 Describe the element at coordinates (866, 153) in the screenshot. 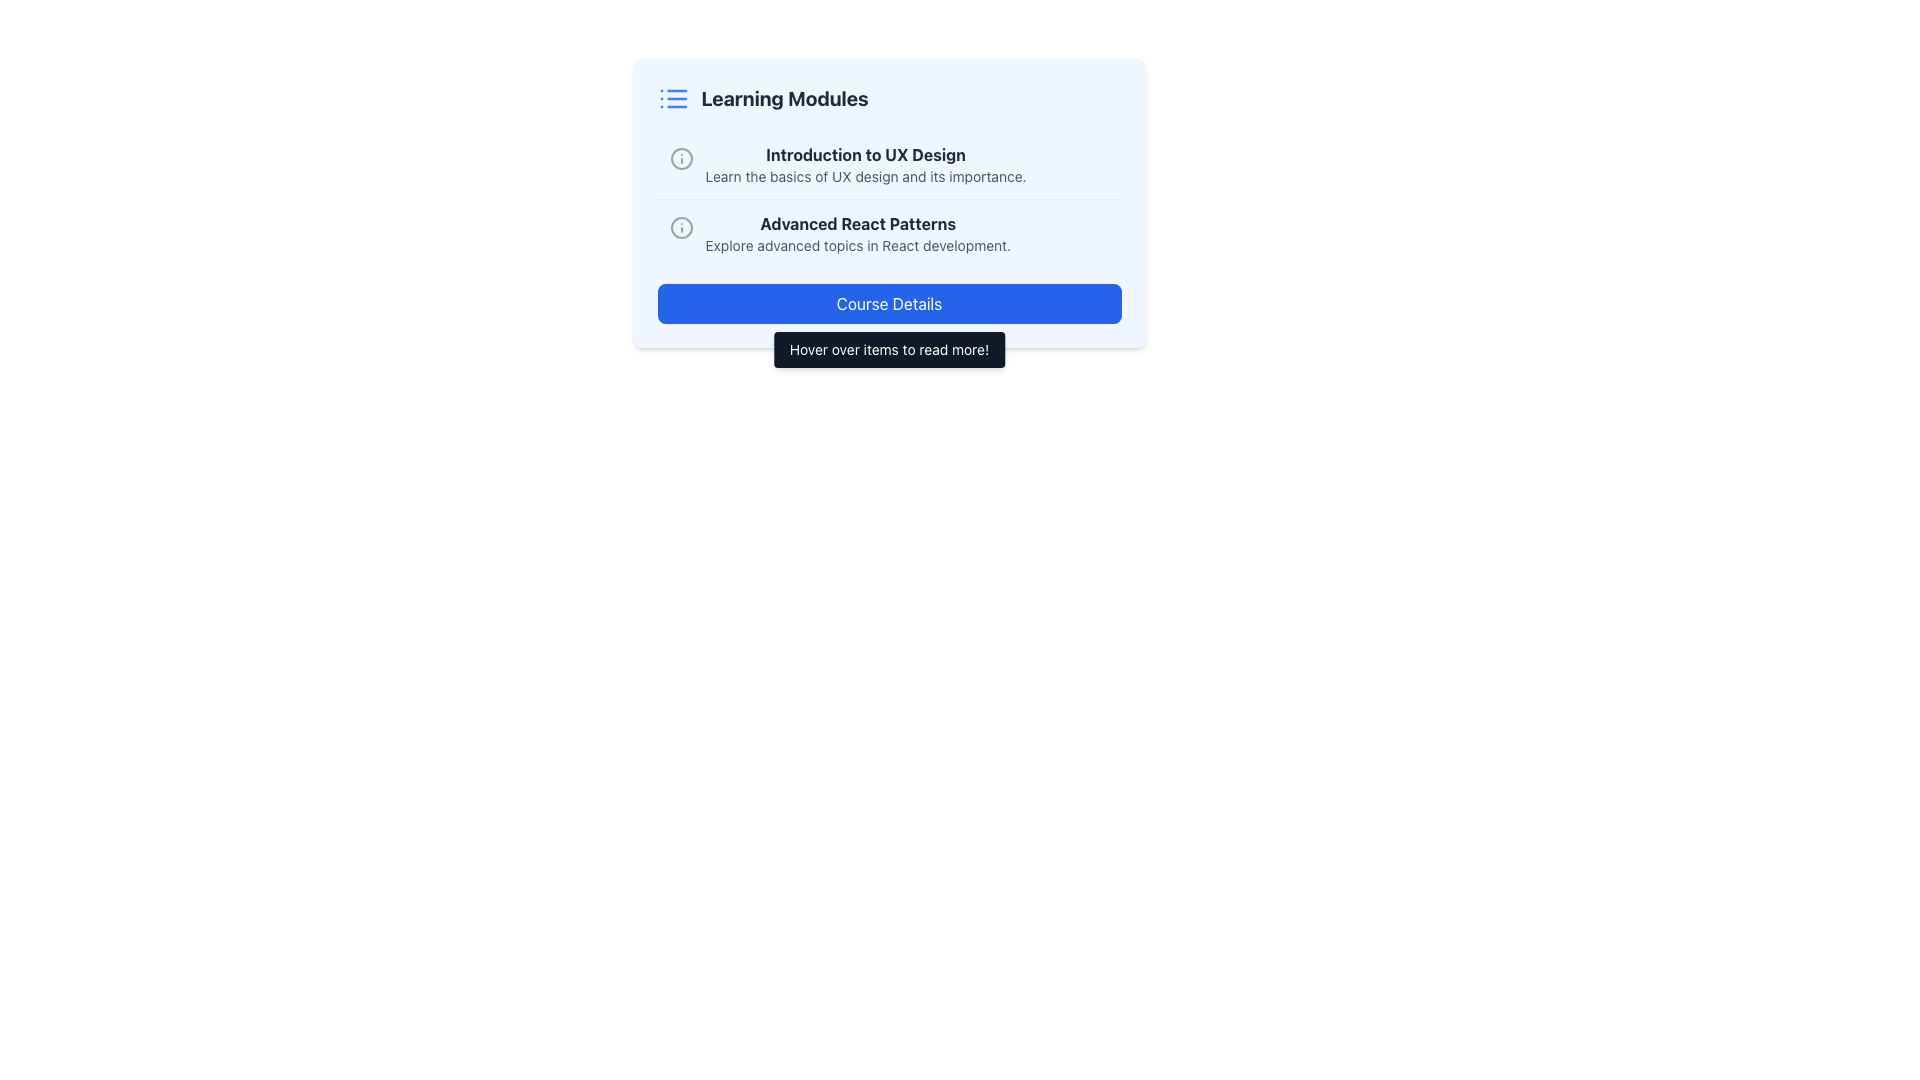

I see `title text located in the 'Learning Modules' section, positioned above the description 'Learn the basics of UX design and its importance.'` at that location.